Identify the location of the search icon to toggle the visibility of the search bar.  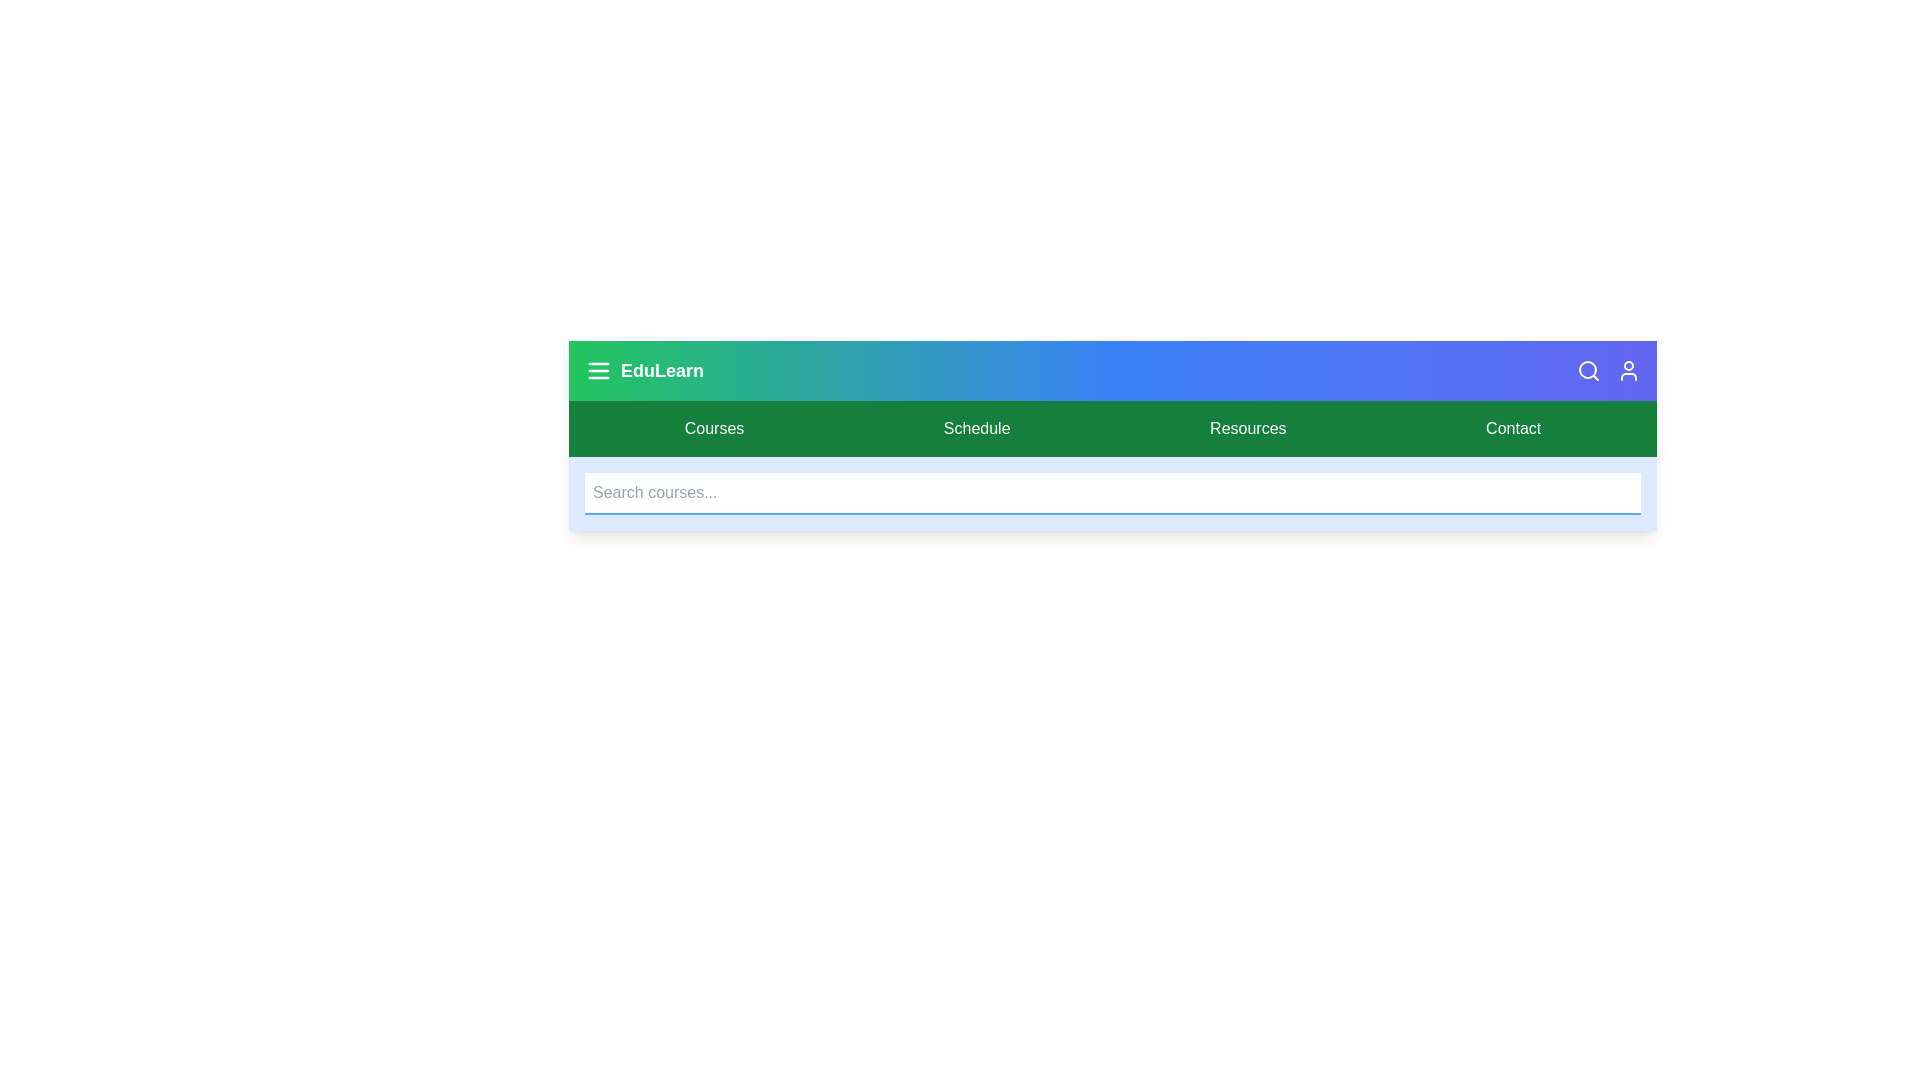
(1587, 370).